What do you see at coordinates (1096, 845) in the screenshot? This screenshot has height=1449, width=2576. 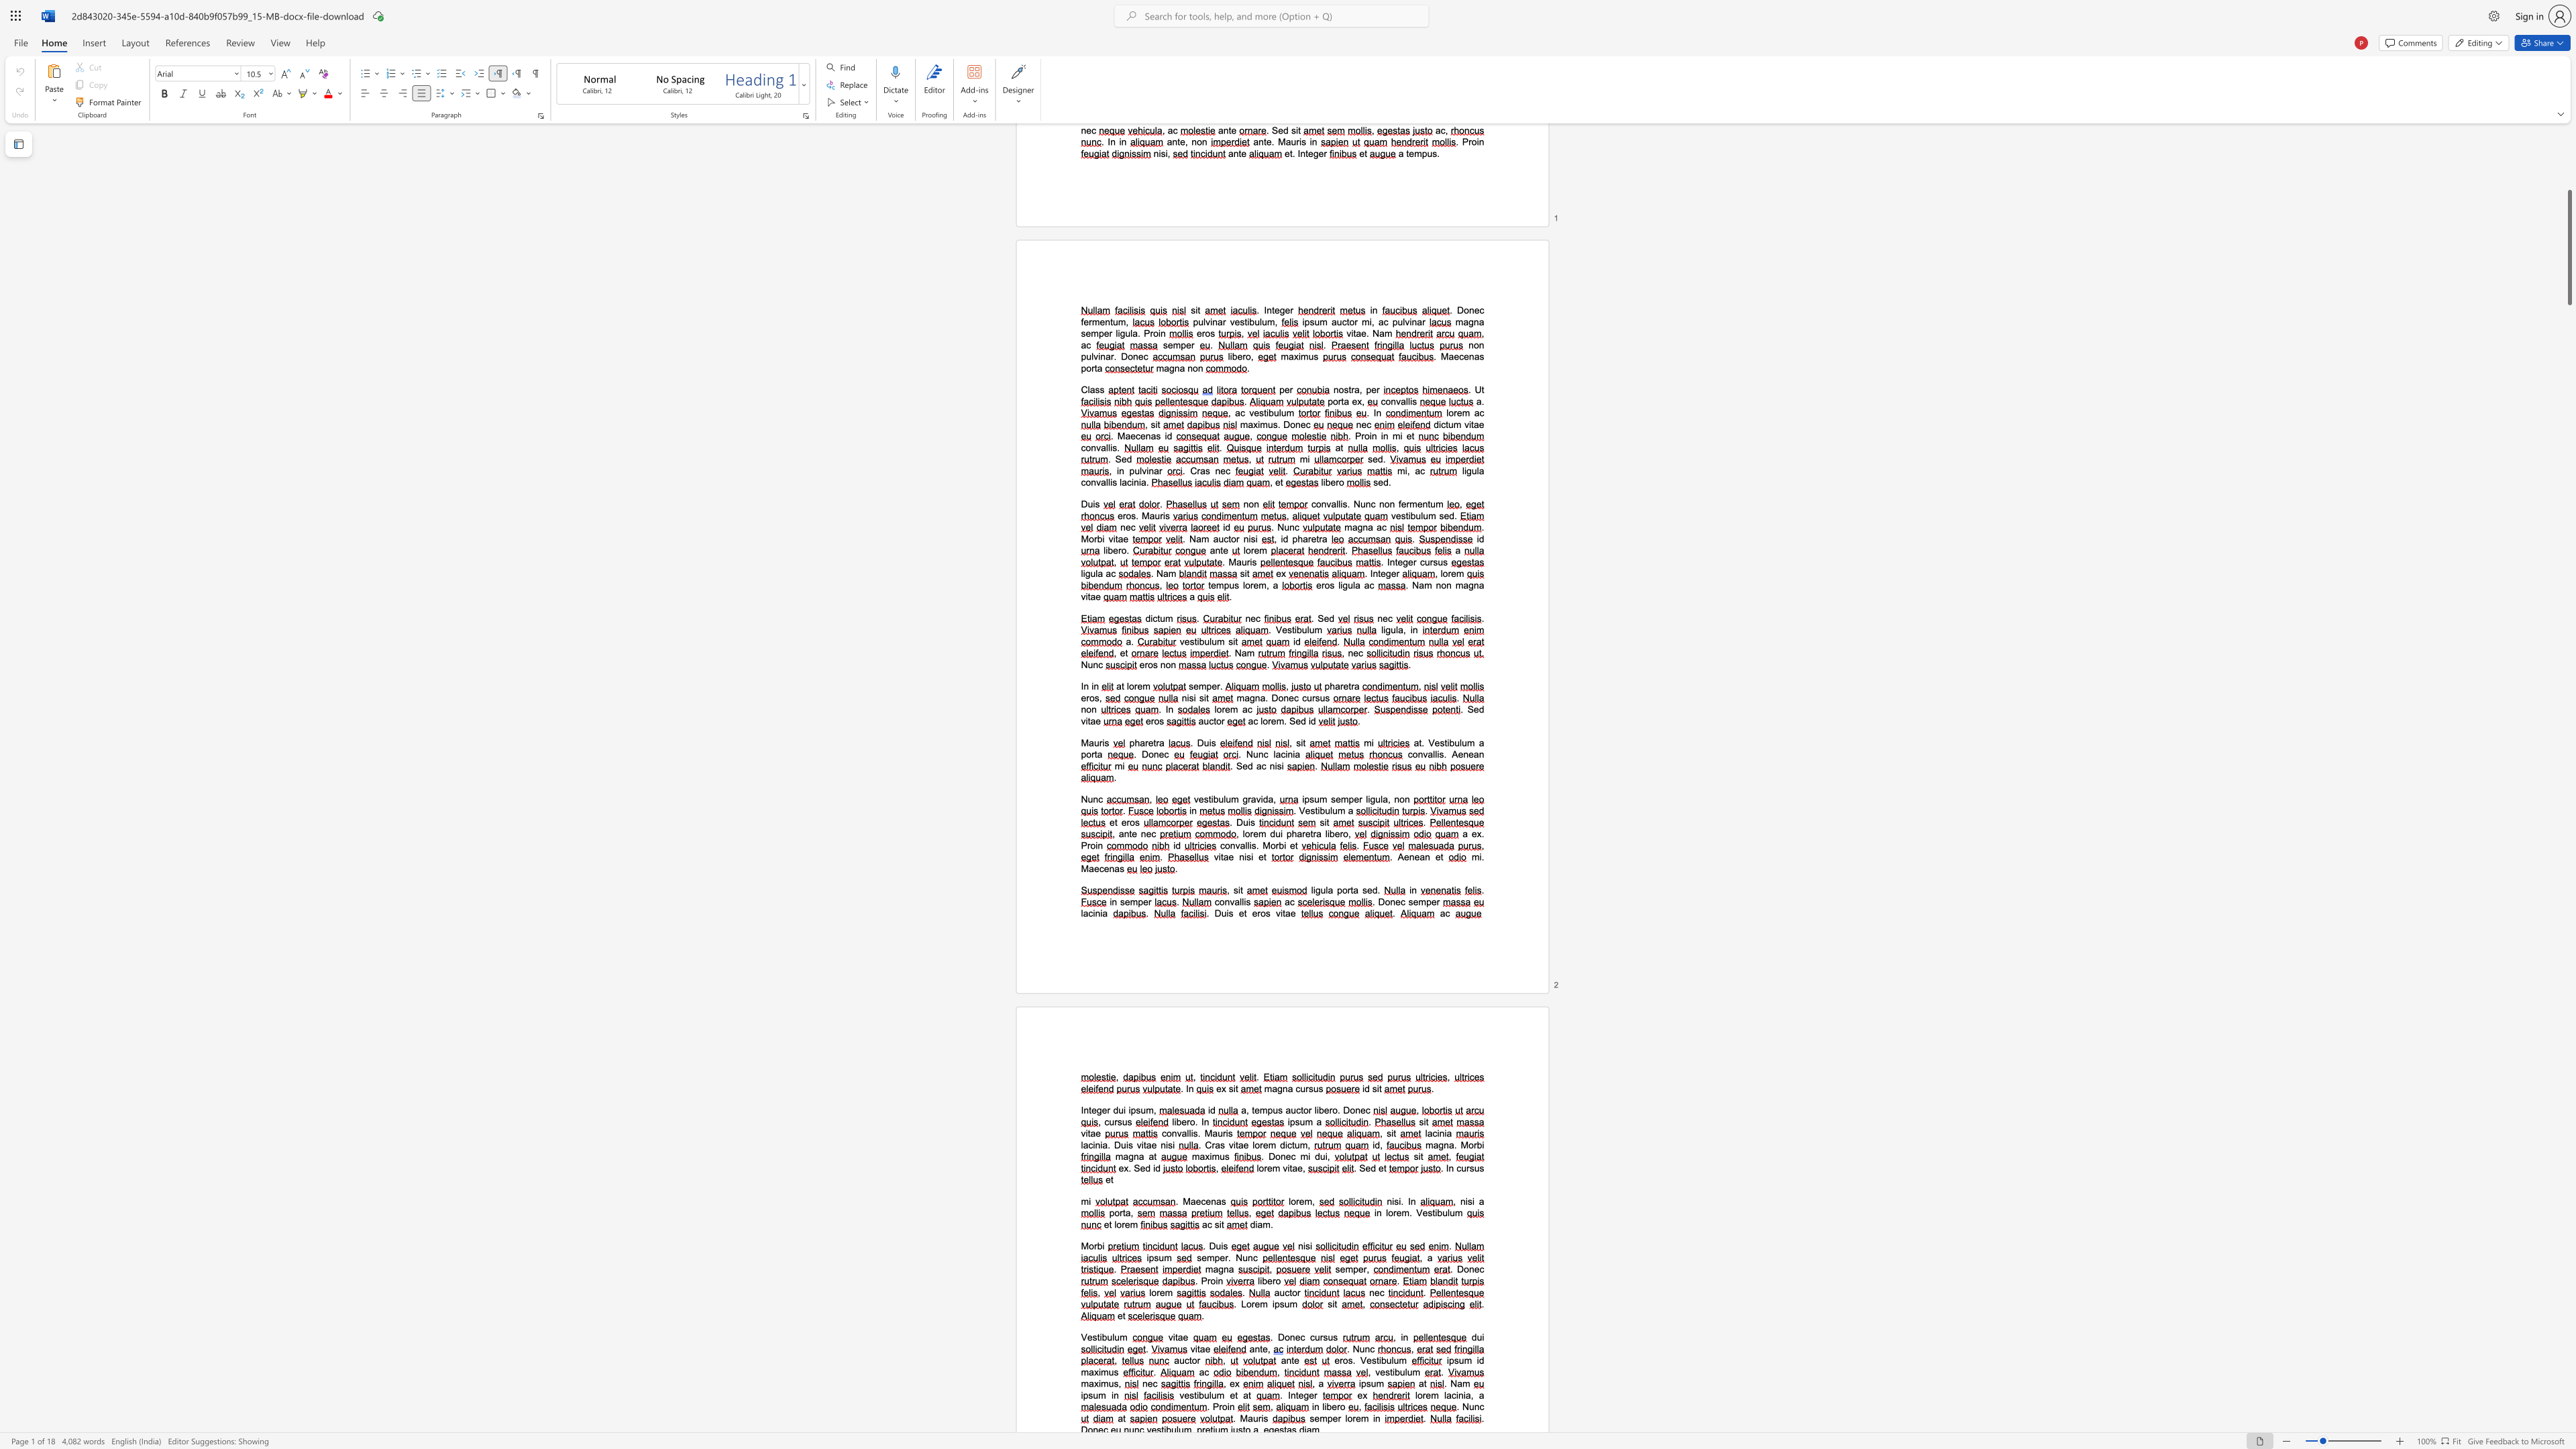 I see `the 1th character "i" in the text` at bounding box center [1096, 845].